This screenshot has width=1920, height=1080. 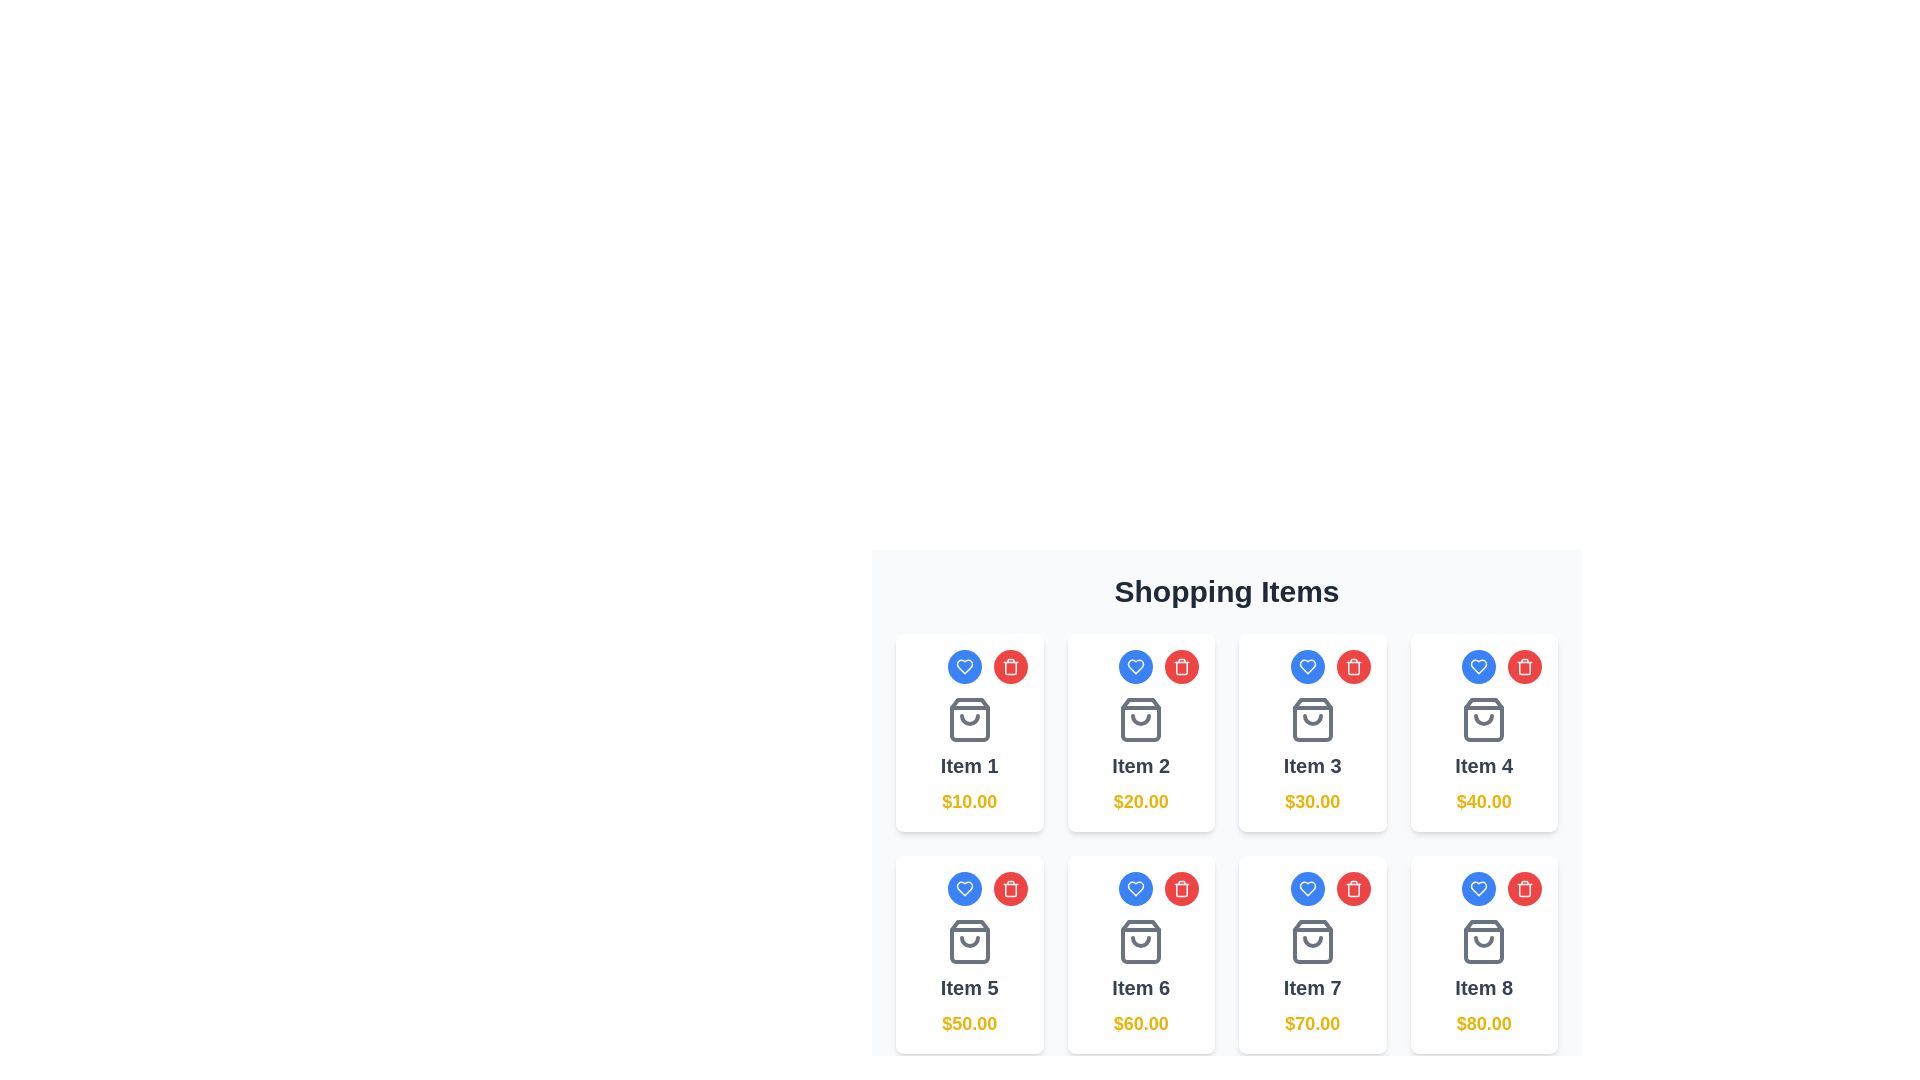 What do you see at coordinates (1484, 801) in the screenshot?
I see `the bold yellow price label displaying '$40.00' at the bottom of the 'Item 4' card` at bounding box center [1484, 801].